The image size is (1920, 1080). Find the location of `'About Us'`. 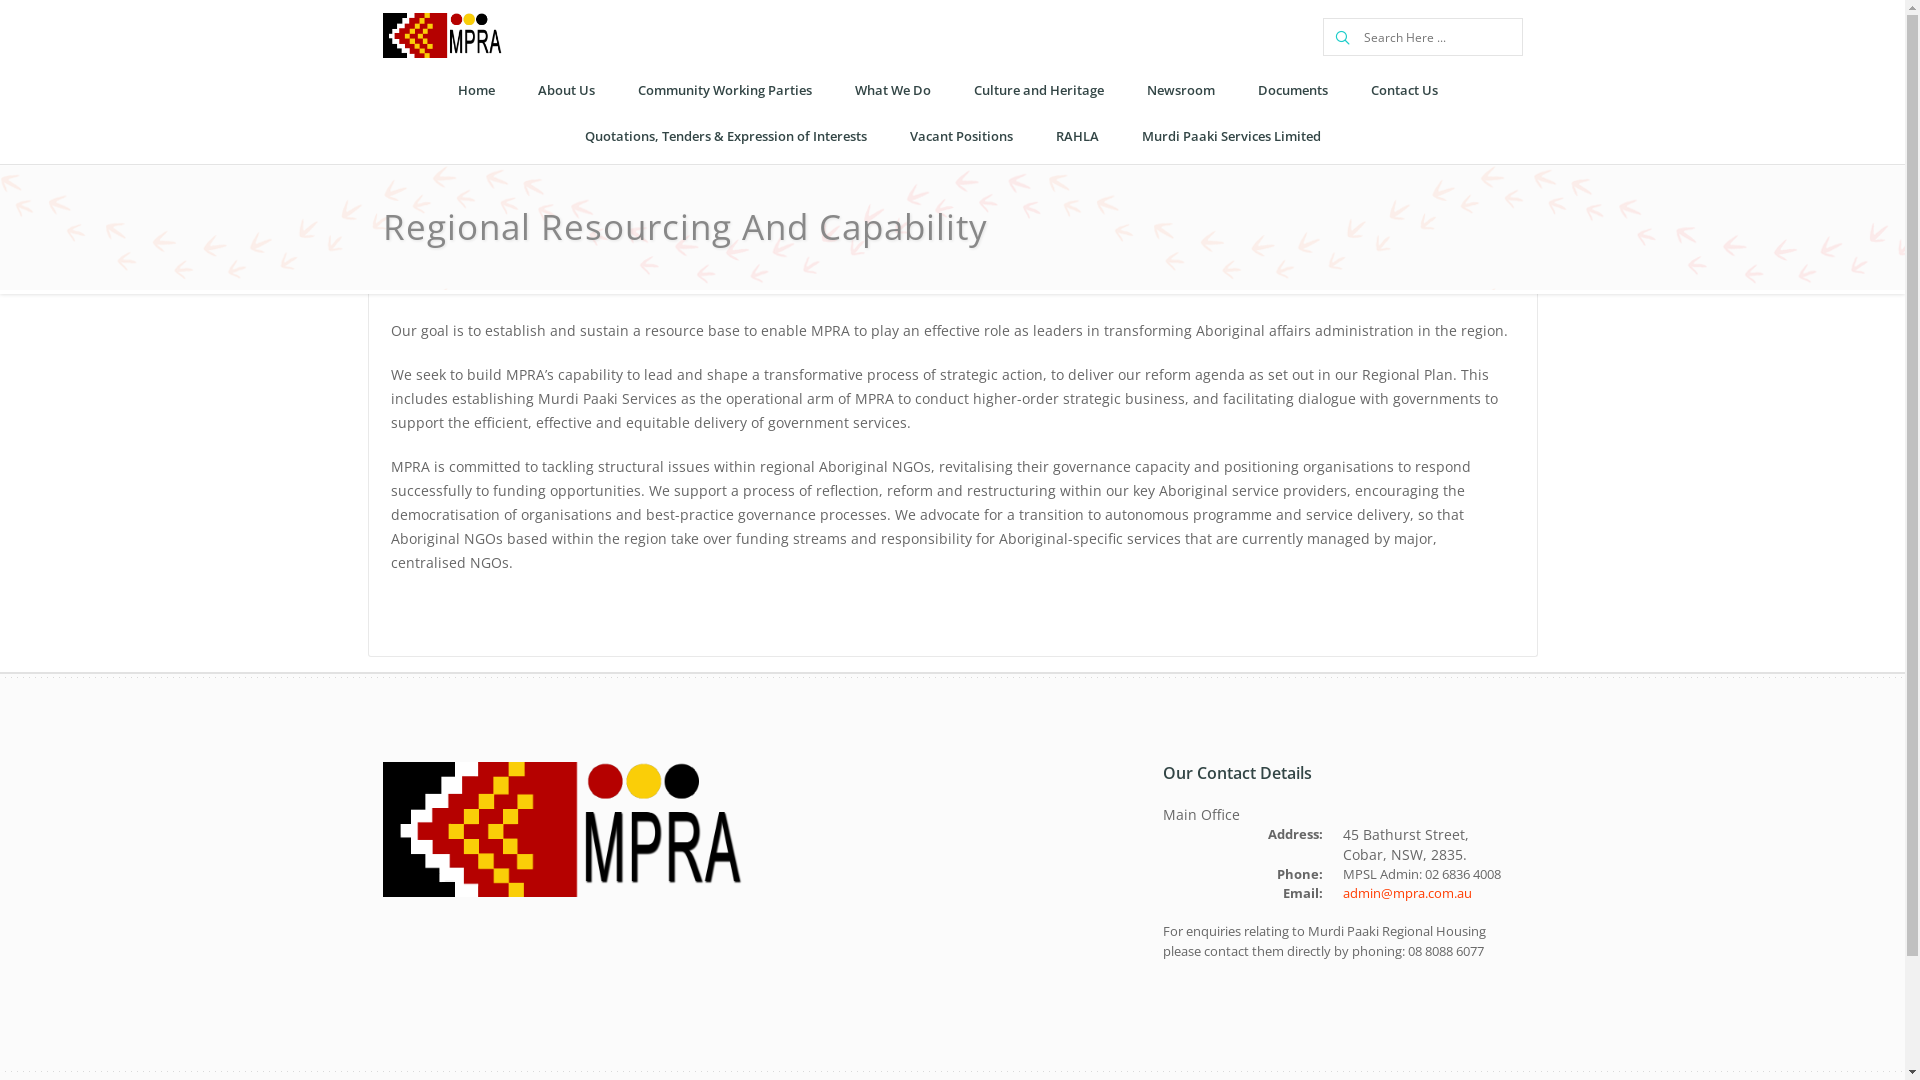

'About Us' is located at coordinates (564, 91).